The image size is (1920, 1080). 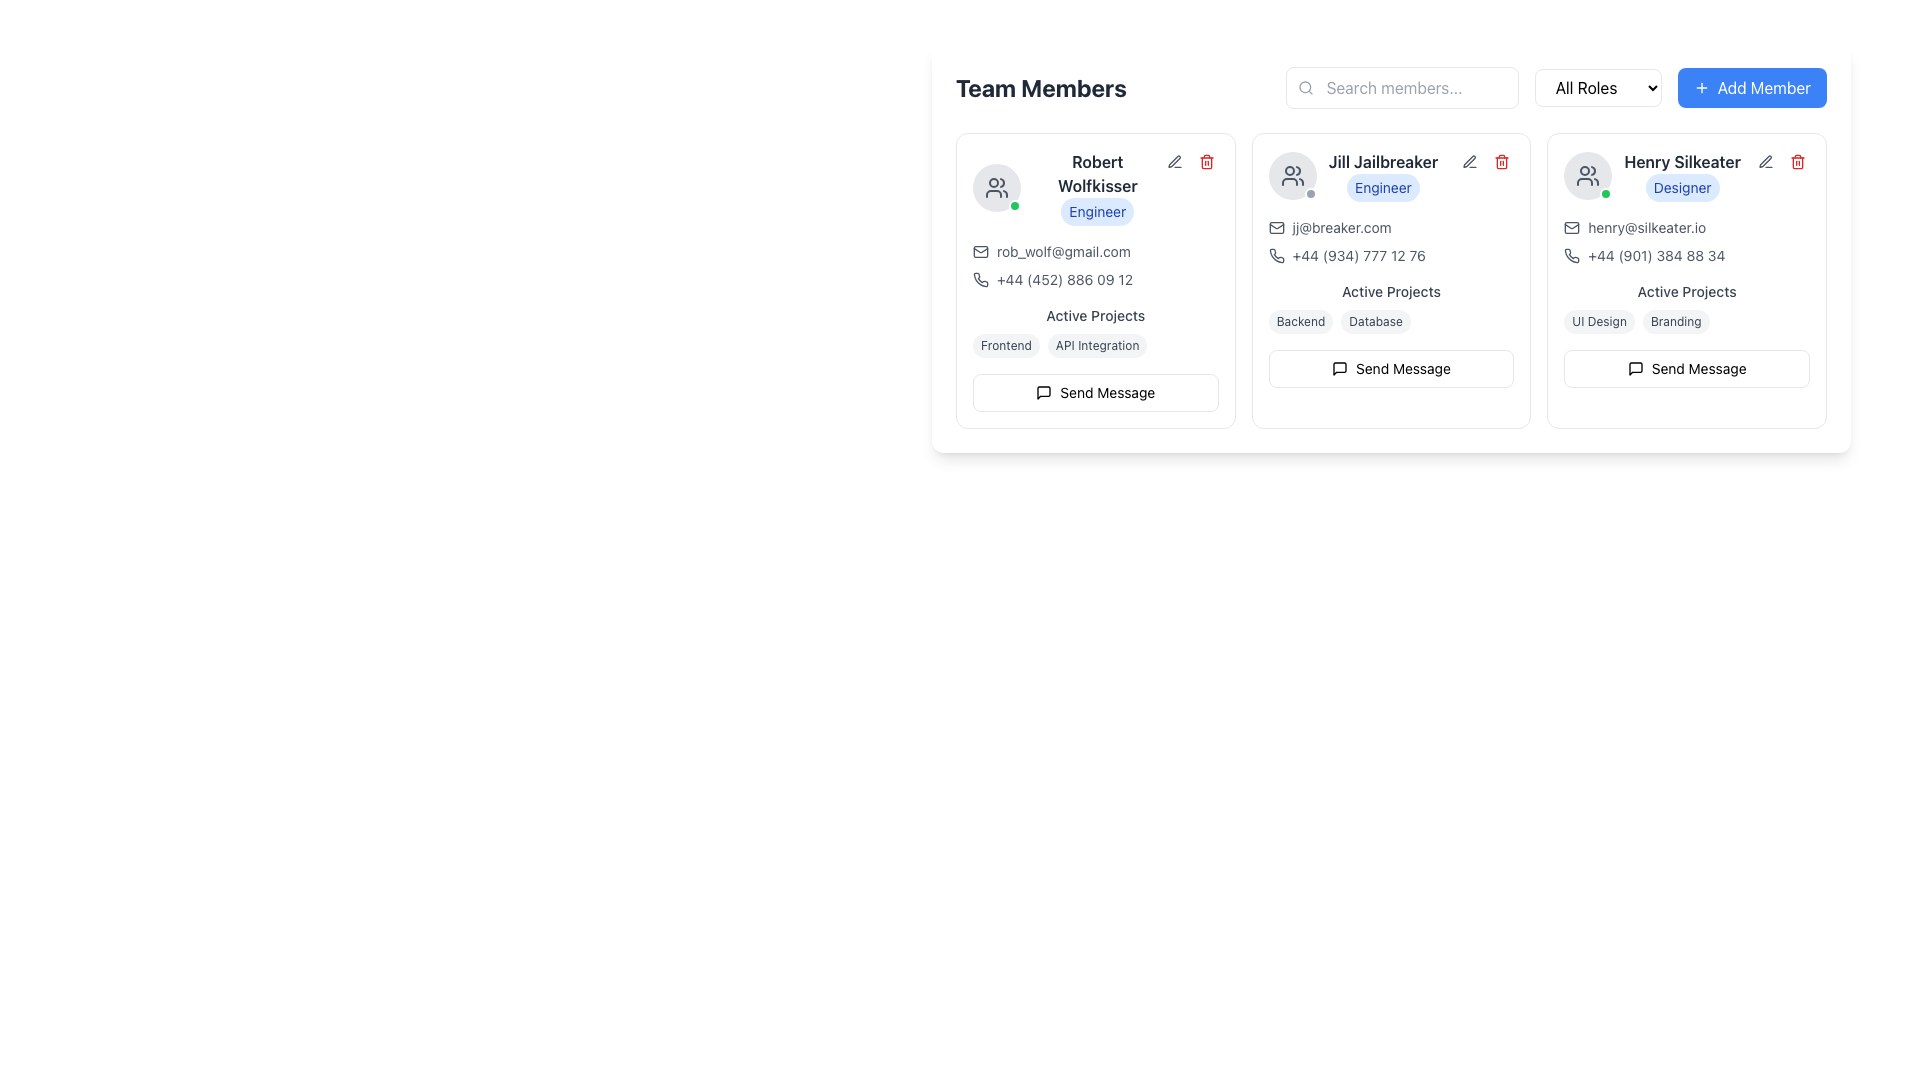 What do you see at coordinates (1587, 175) in the screenshot?
I see `the circular avatar component featuring user silhouettes for 'Henry Silkeater', which indicates online status with a small green dot in the bottom right corner` at bounding box center [1587, 175].